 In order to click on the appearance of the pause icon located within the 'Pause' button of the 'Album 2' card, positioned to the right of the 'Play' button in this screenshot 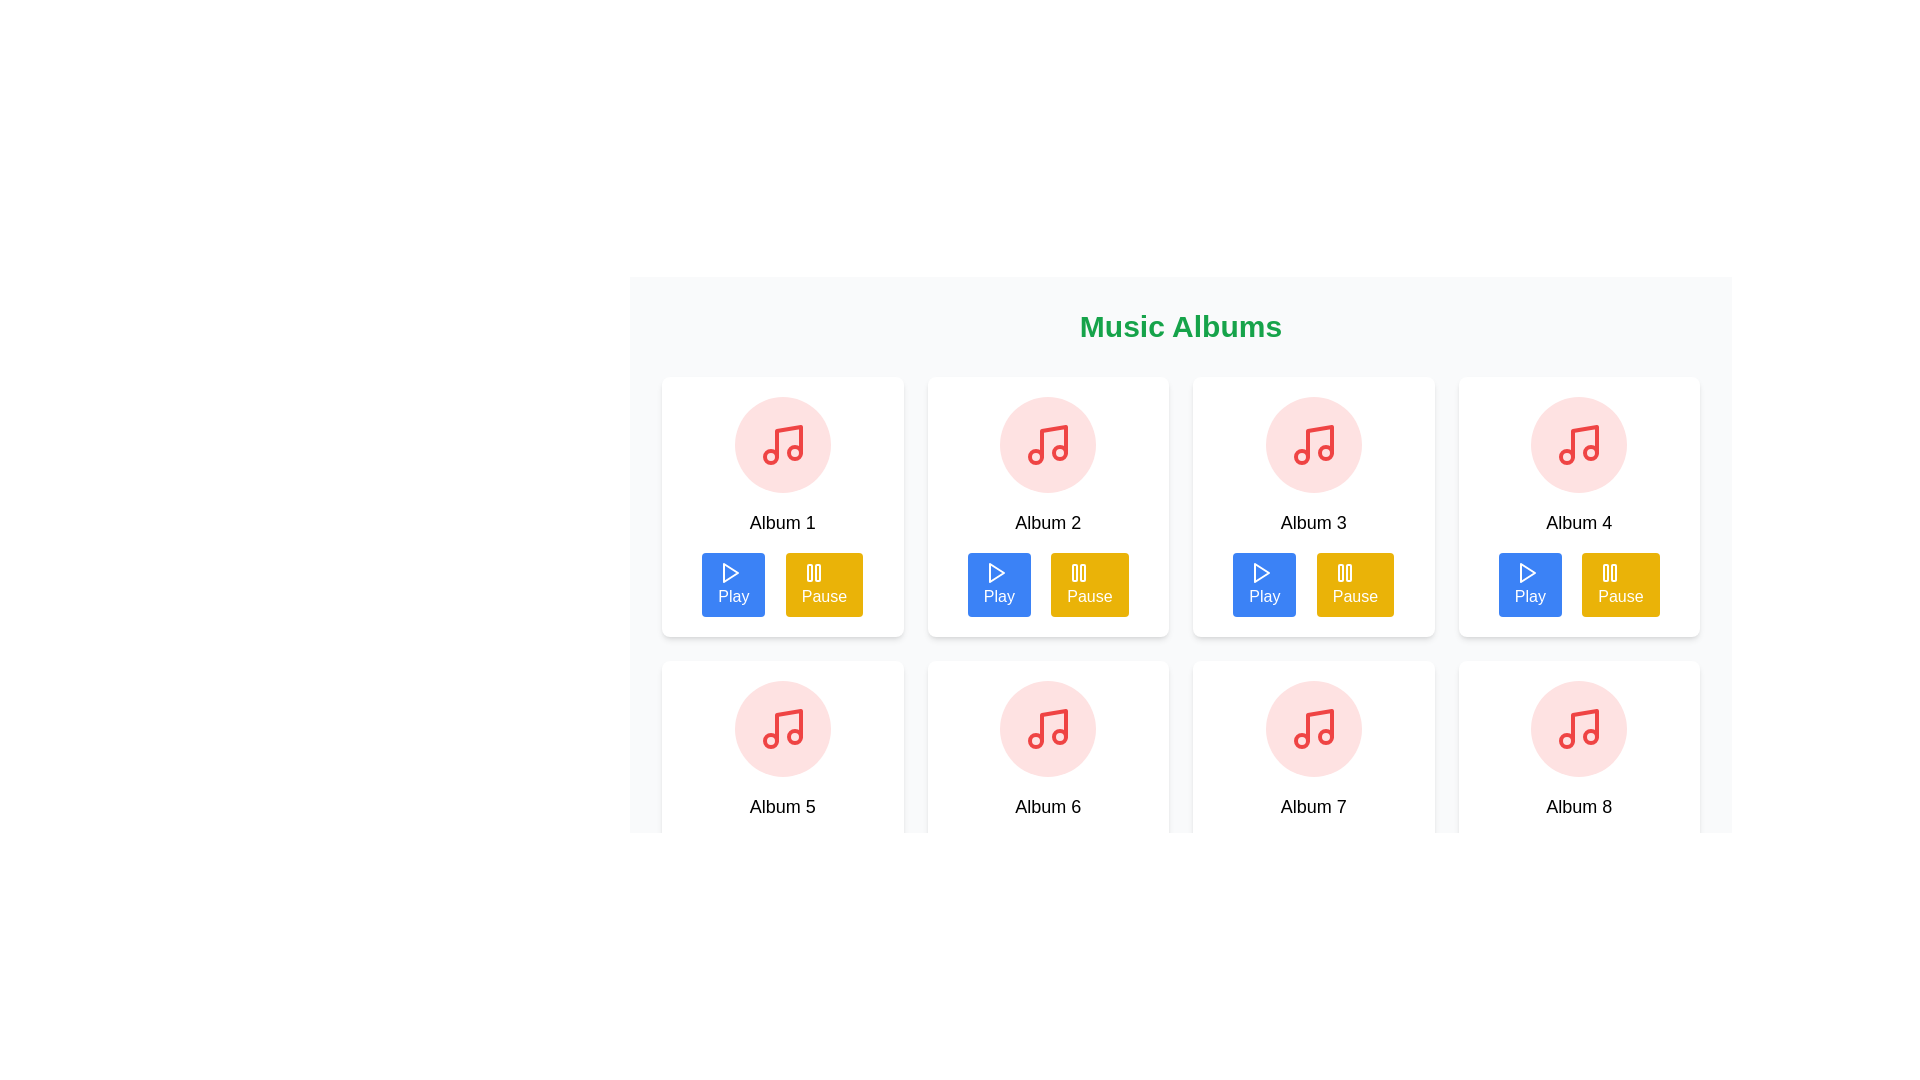, I will do `click(813, 573)`.